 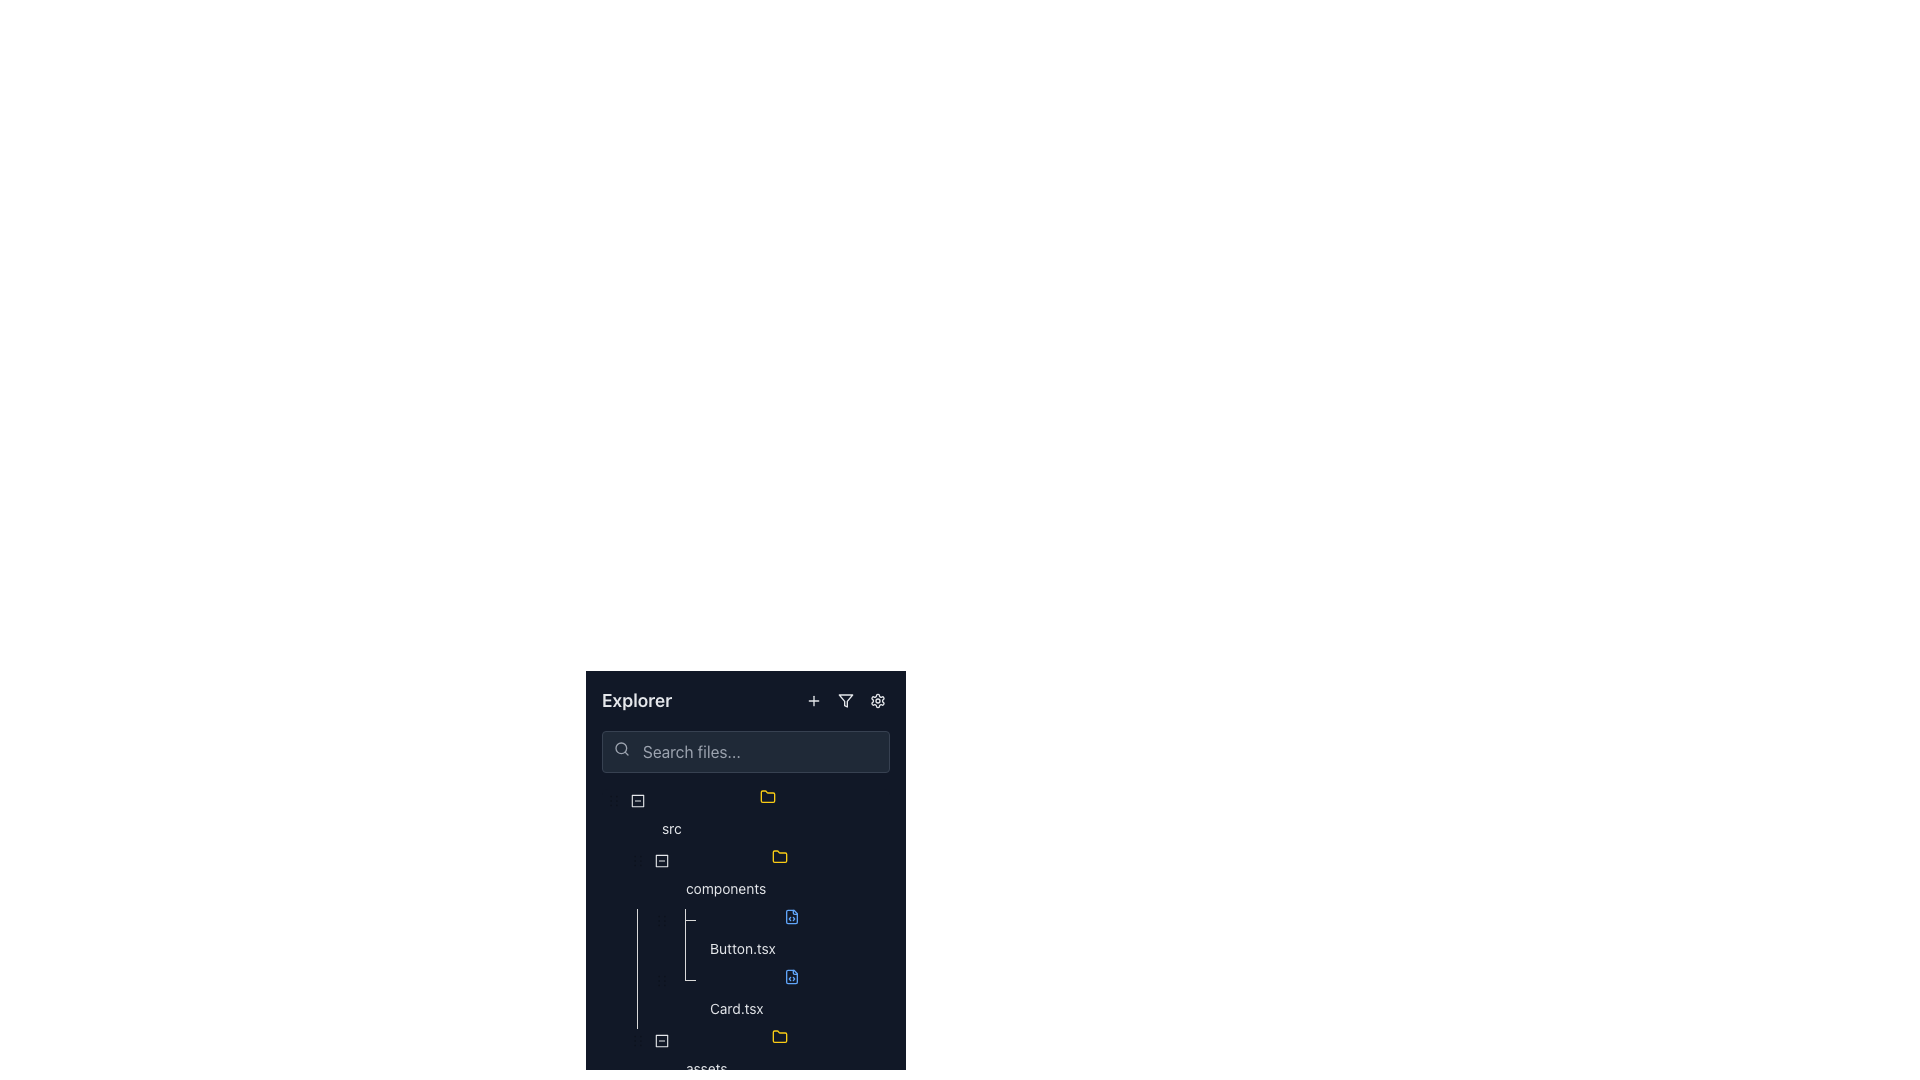 I want to click on the collapse button located in the Explorer panel, which is aligned with the first entry labeled 'src', so click(x=637, y=800).